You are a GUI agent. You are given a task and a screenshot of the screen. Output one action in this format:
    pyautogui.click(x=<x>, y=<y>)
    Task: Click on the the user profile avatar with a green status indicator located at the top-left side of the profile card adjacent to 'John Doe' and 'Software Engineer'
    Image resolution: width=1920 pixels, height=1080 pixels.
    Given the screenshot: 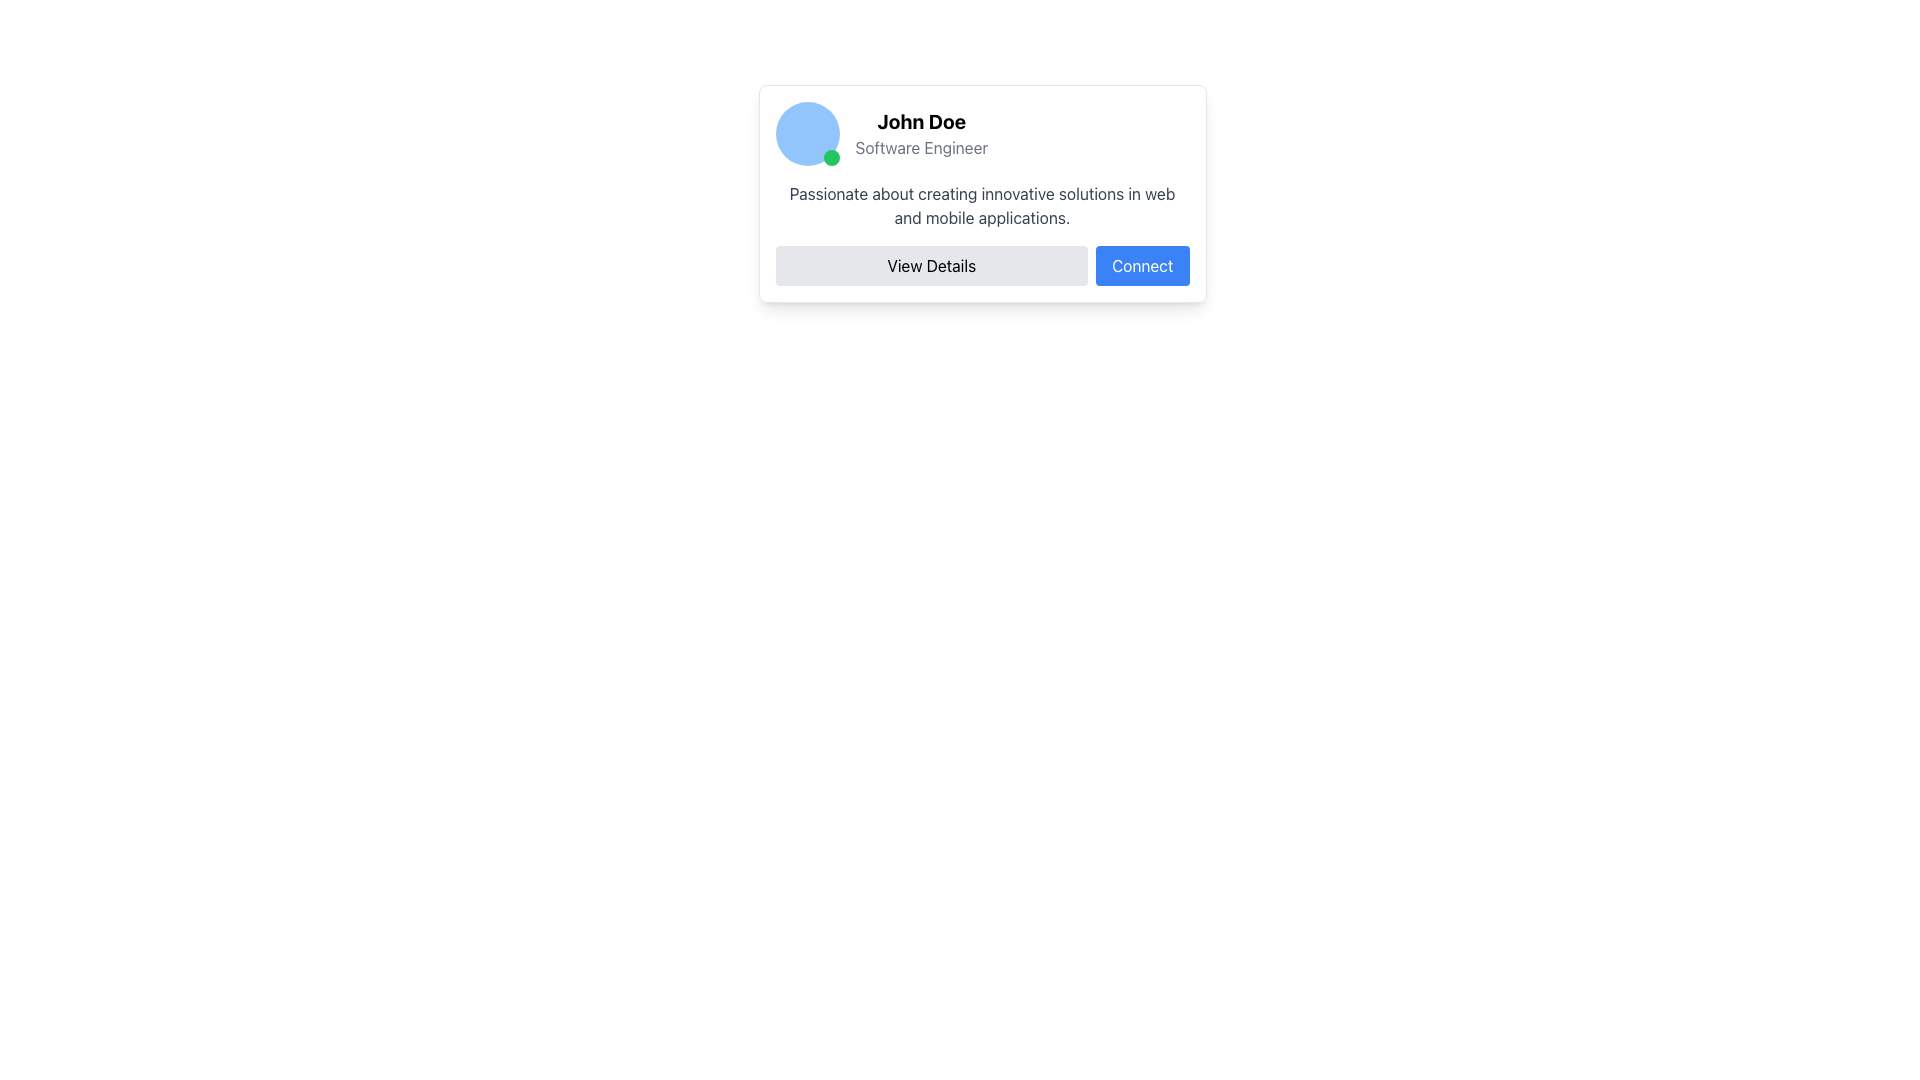 What is the action you would take?
    pyautogui.click(x=807, y=134)
    